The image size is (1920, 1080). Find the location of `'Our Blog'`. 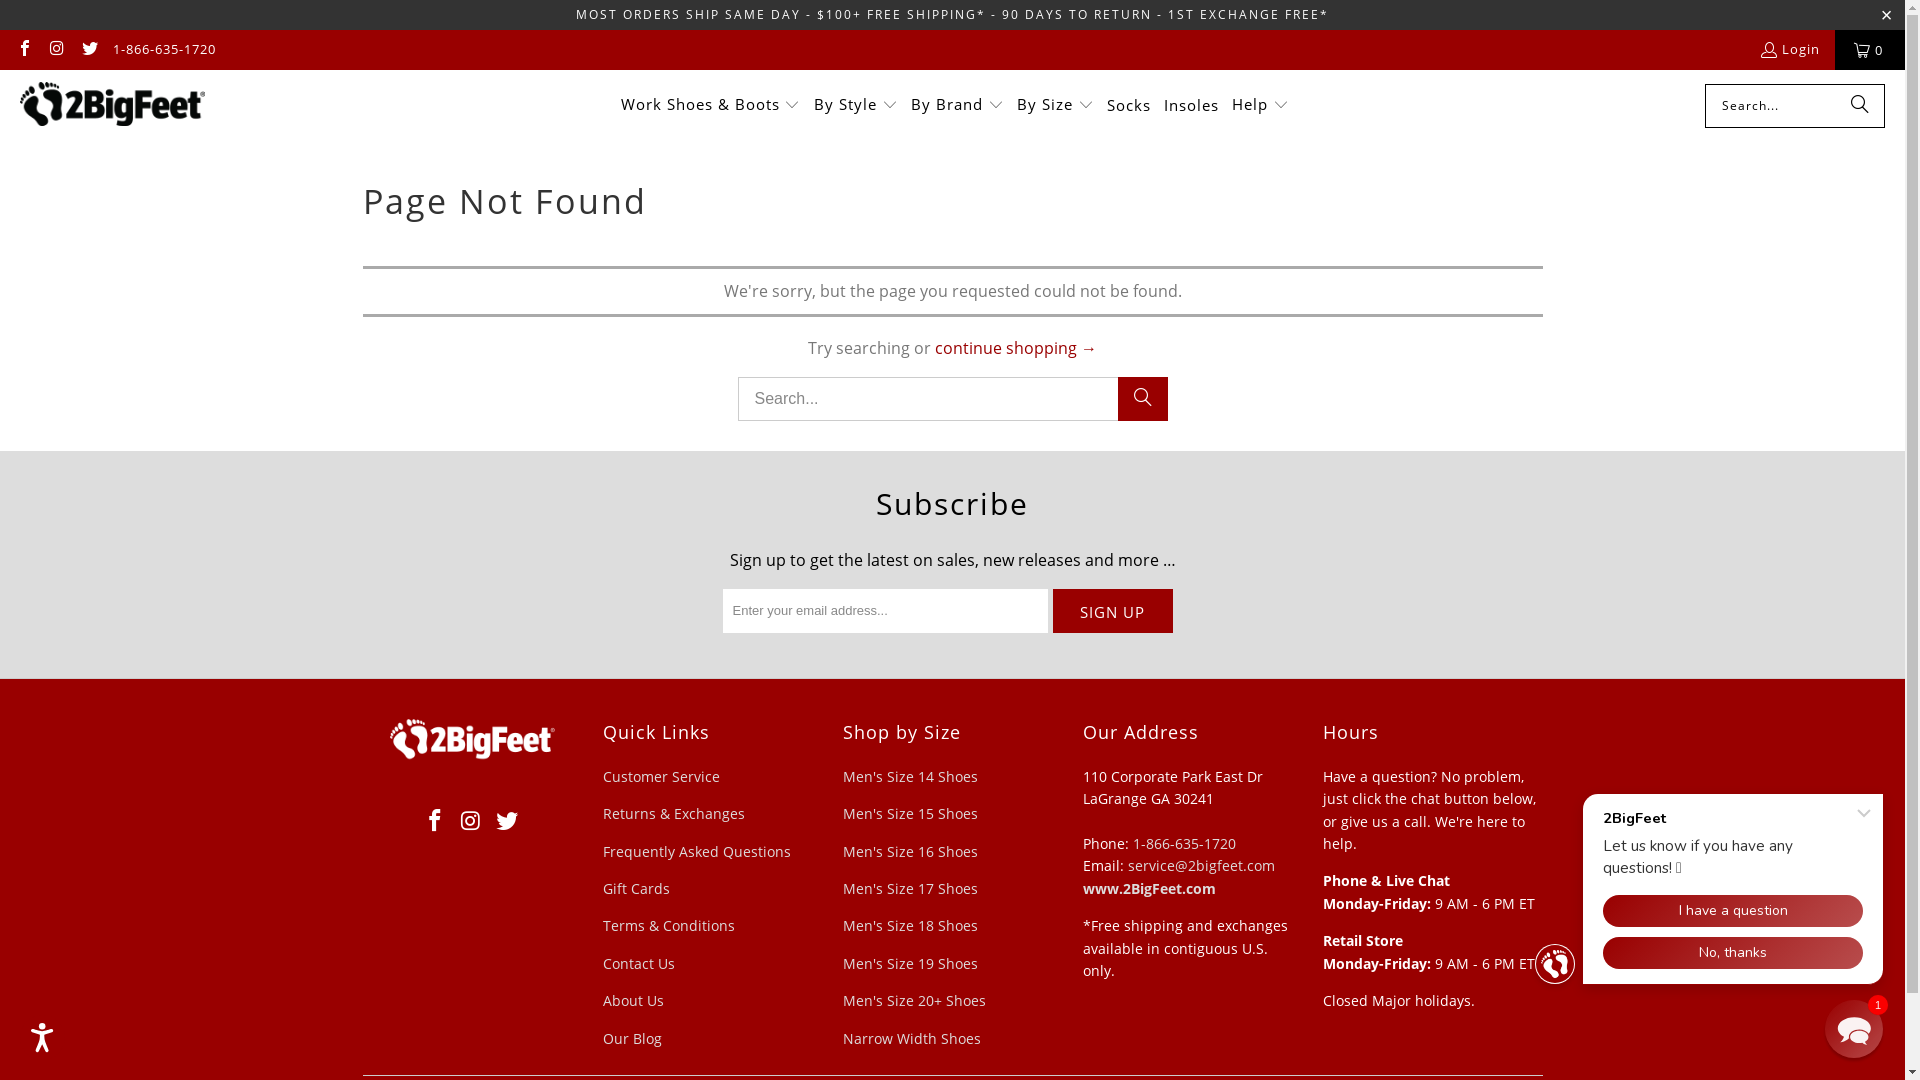

'Our Blog' is located at coordinates (630, 1037).